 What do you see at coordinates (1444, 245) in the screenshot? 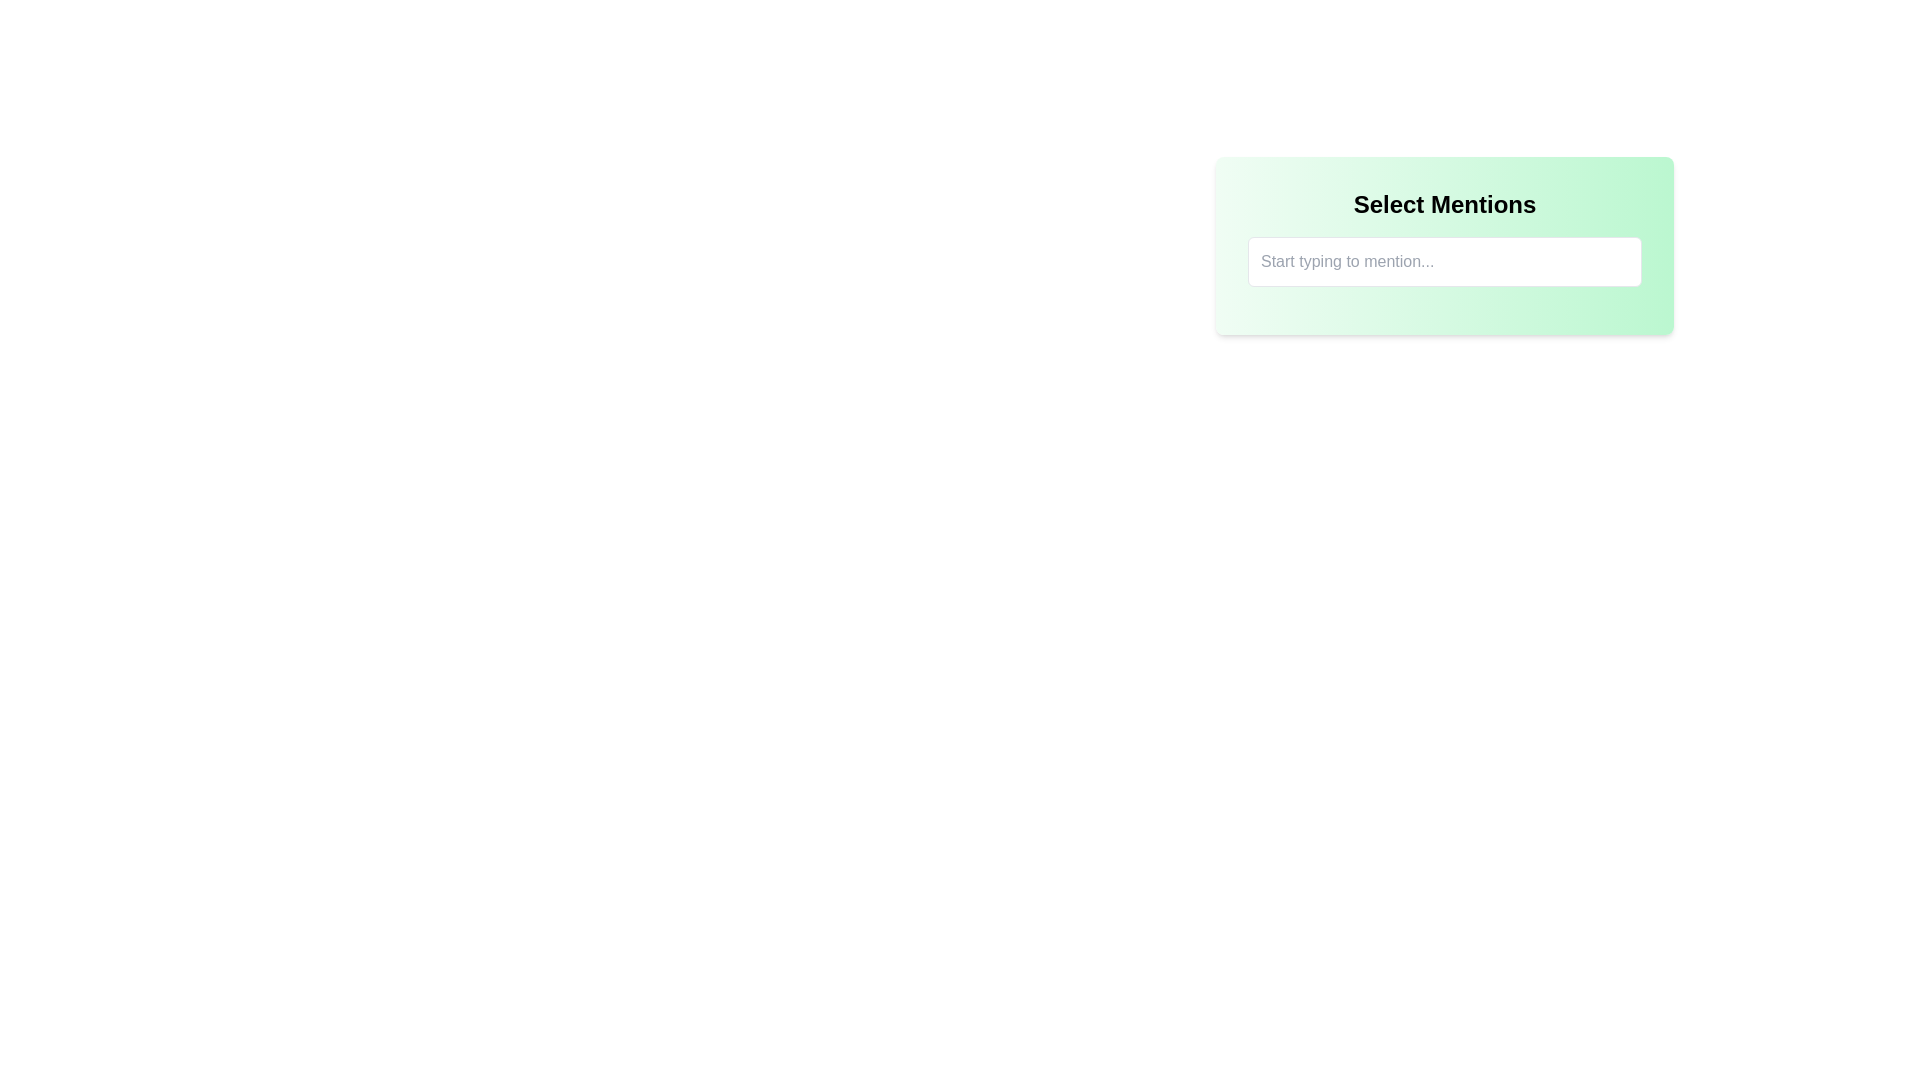
I see `the input field for entering textual mentions to focus on it` at bounding box center [1444, 245].